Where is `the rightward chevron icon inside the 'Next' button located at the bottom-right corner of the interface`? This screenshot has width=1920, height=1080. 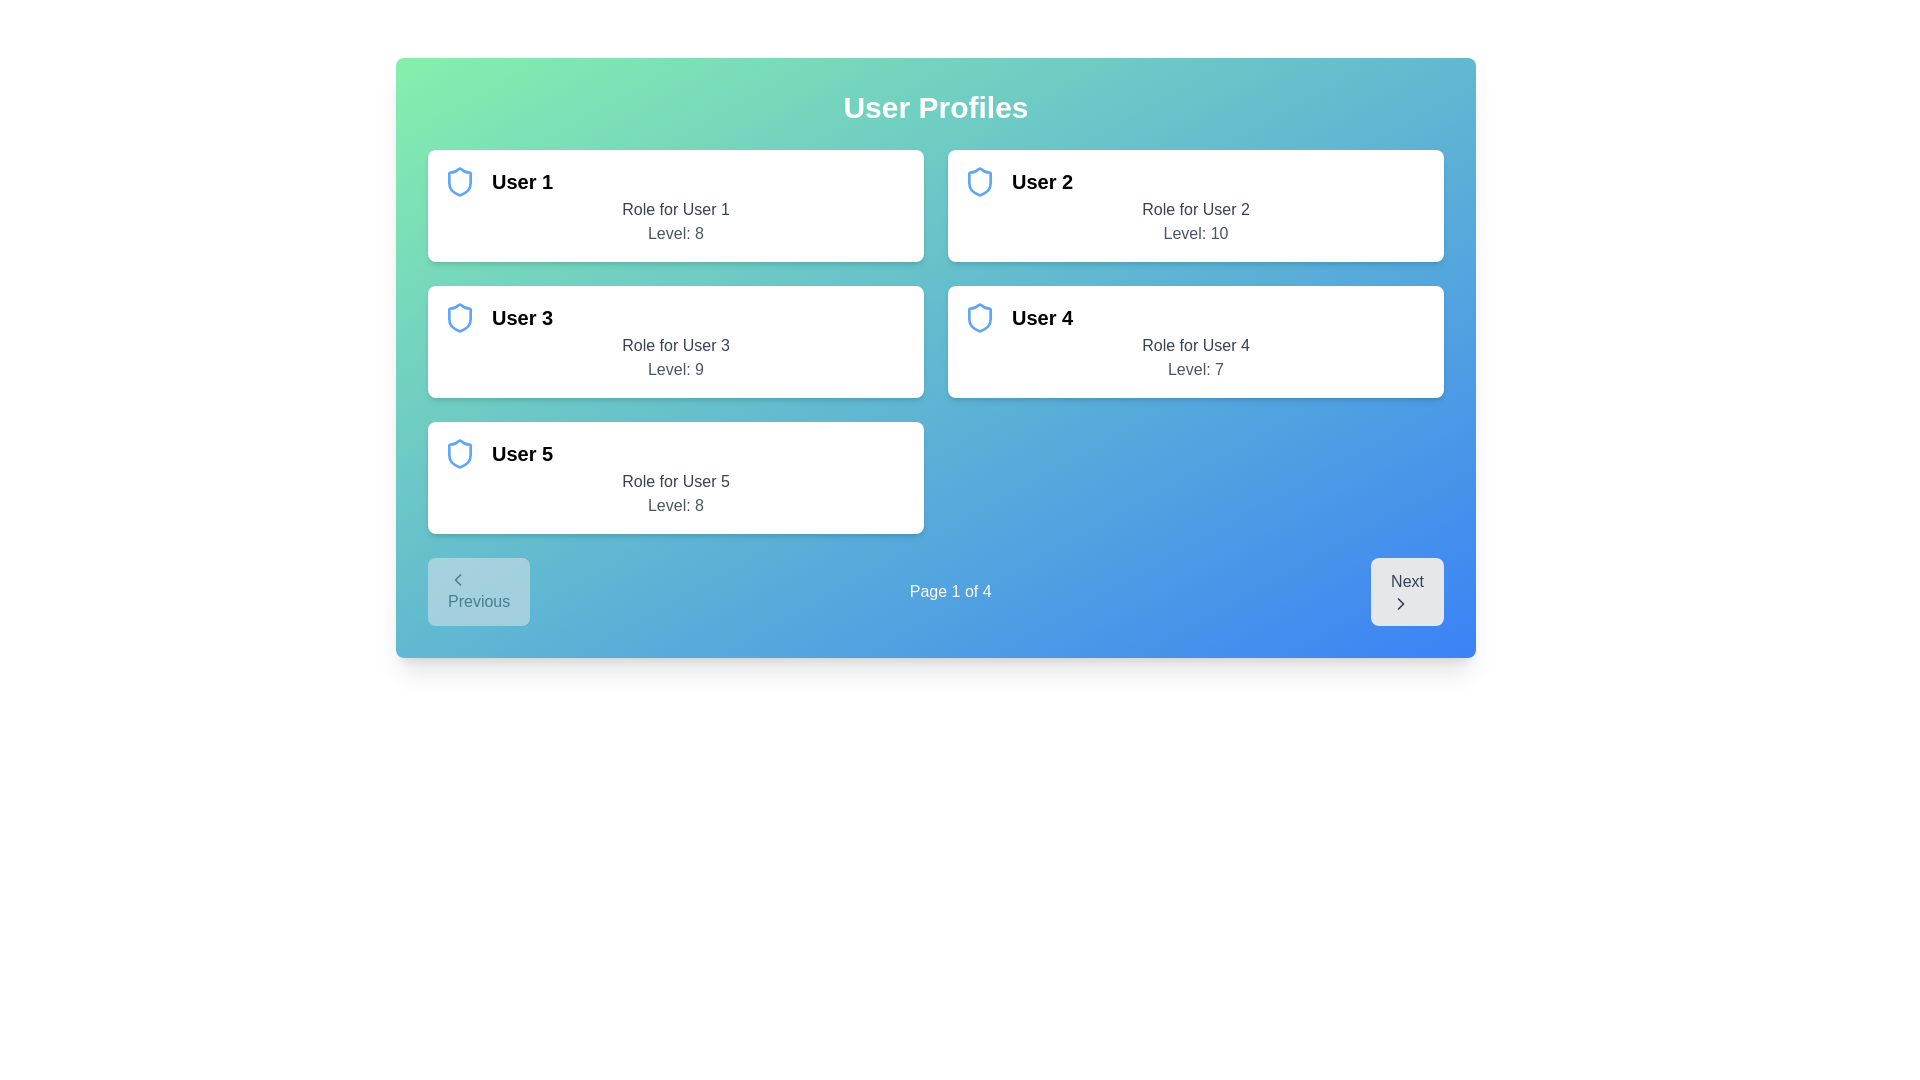
the rightward chevron icon inside the 'Next' button located at the bottom-right corner of the interface is located at coordinates (1400, 603).